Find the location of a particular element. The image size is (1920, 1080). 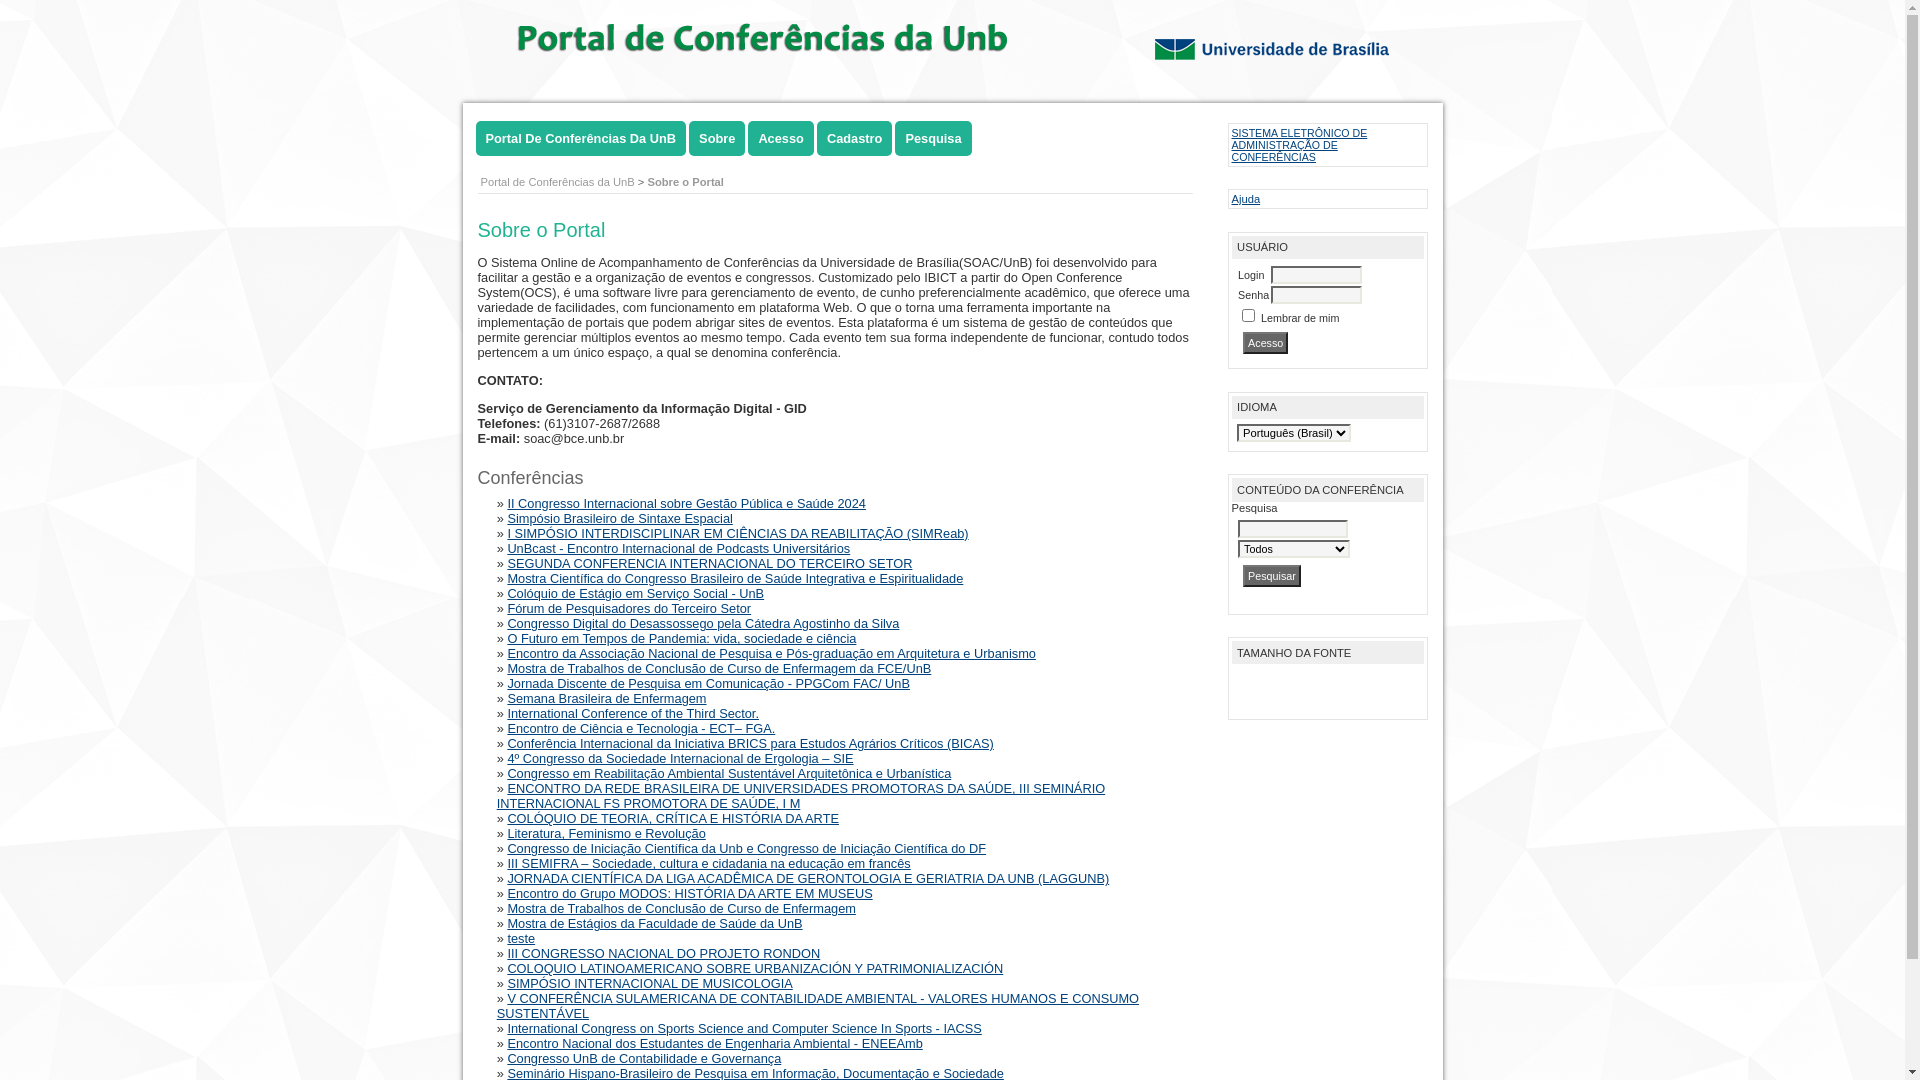

'Cadastro' is located at coordinates (854, 137).